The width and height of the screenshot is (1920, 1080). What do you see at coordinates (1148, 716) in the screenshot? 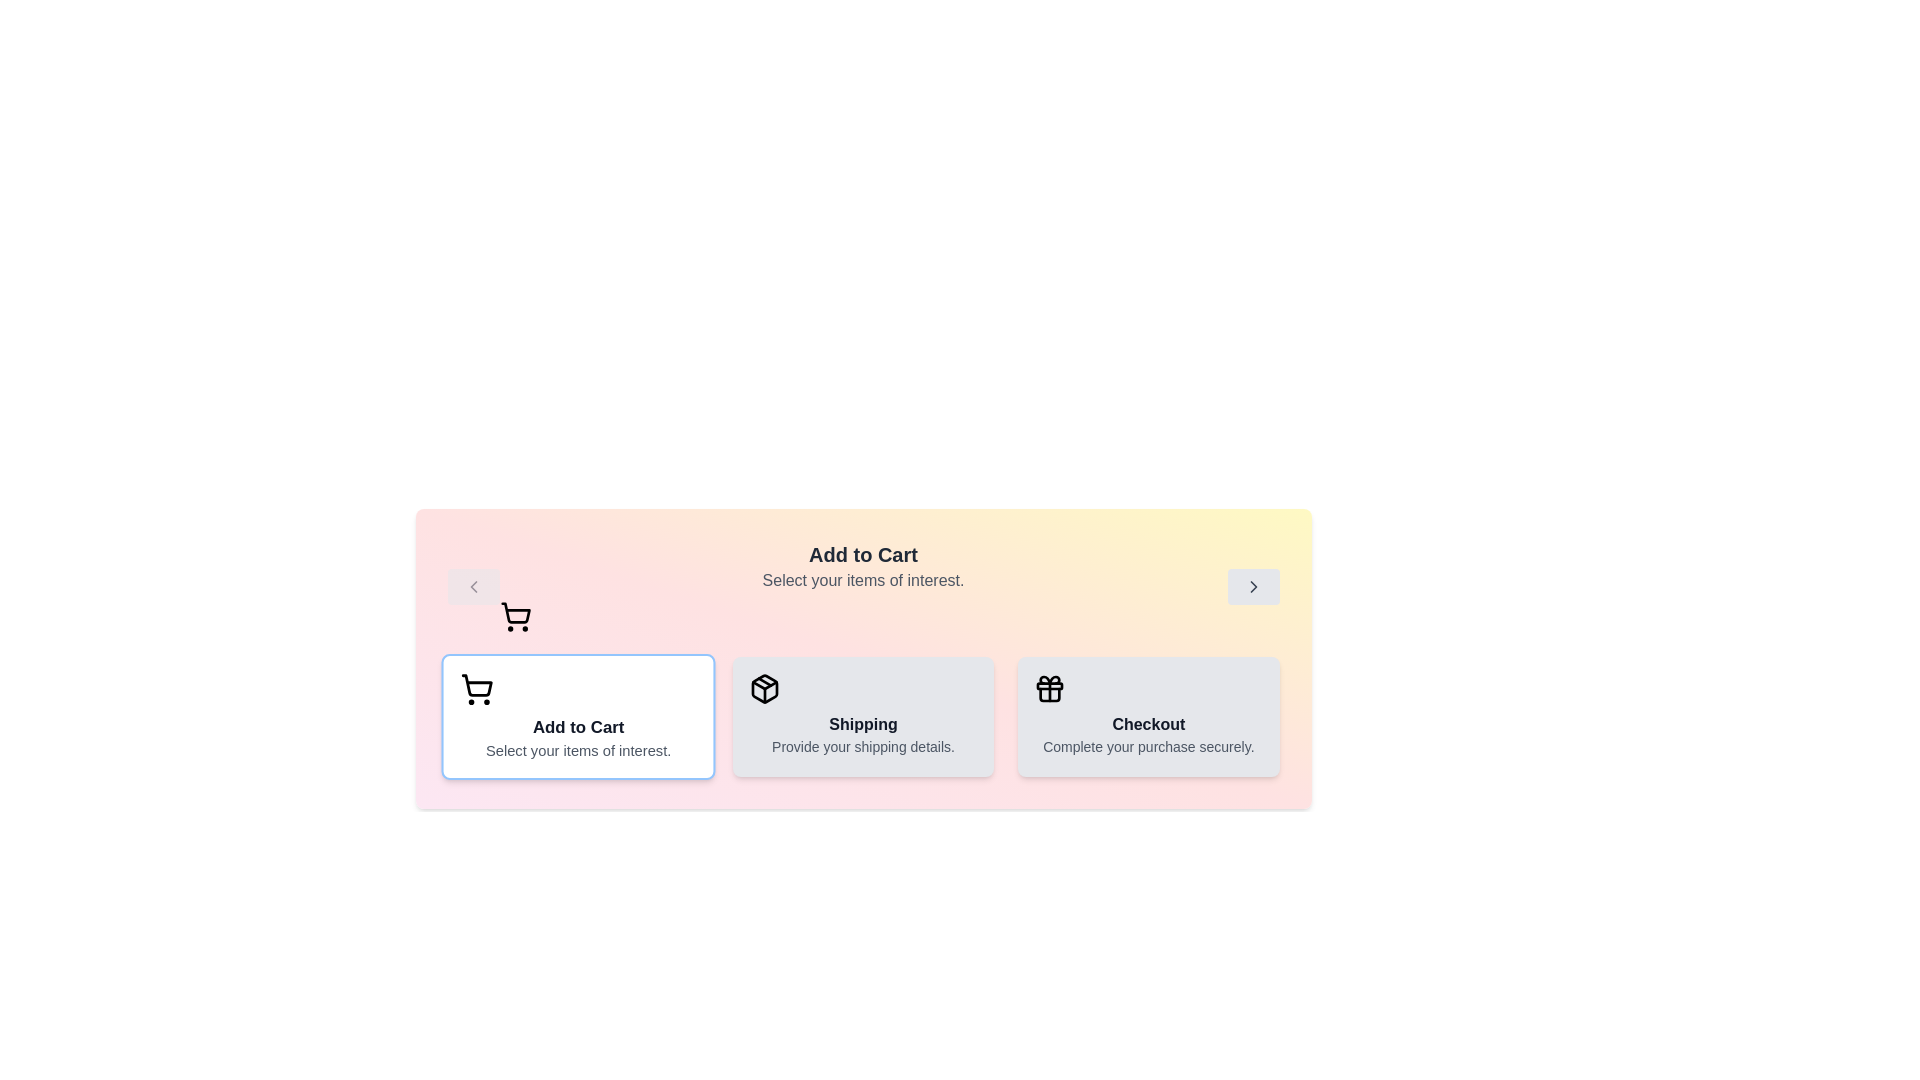
I see `the informational card that presents the 'Checkout' step of the multi-step process, located at the far-right column of the grid layout` at bounding box center [1148, 716].